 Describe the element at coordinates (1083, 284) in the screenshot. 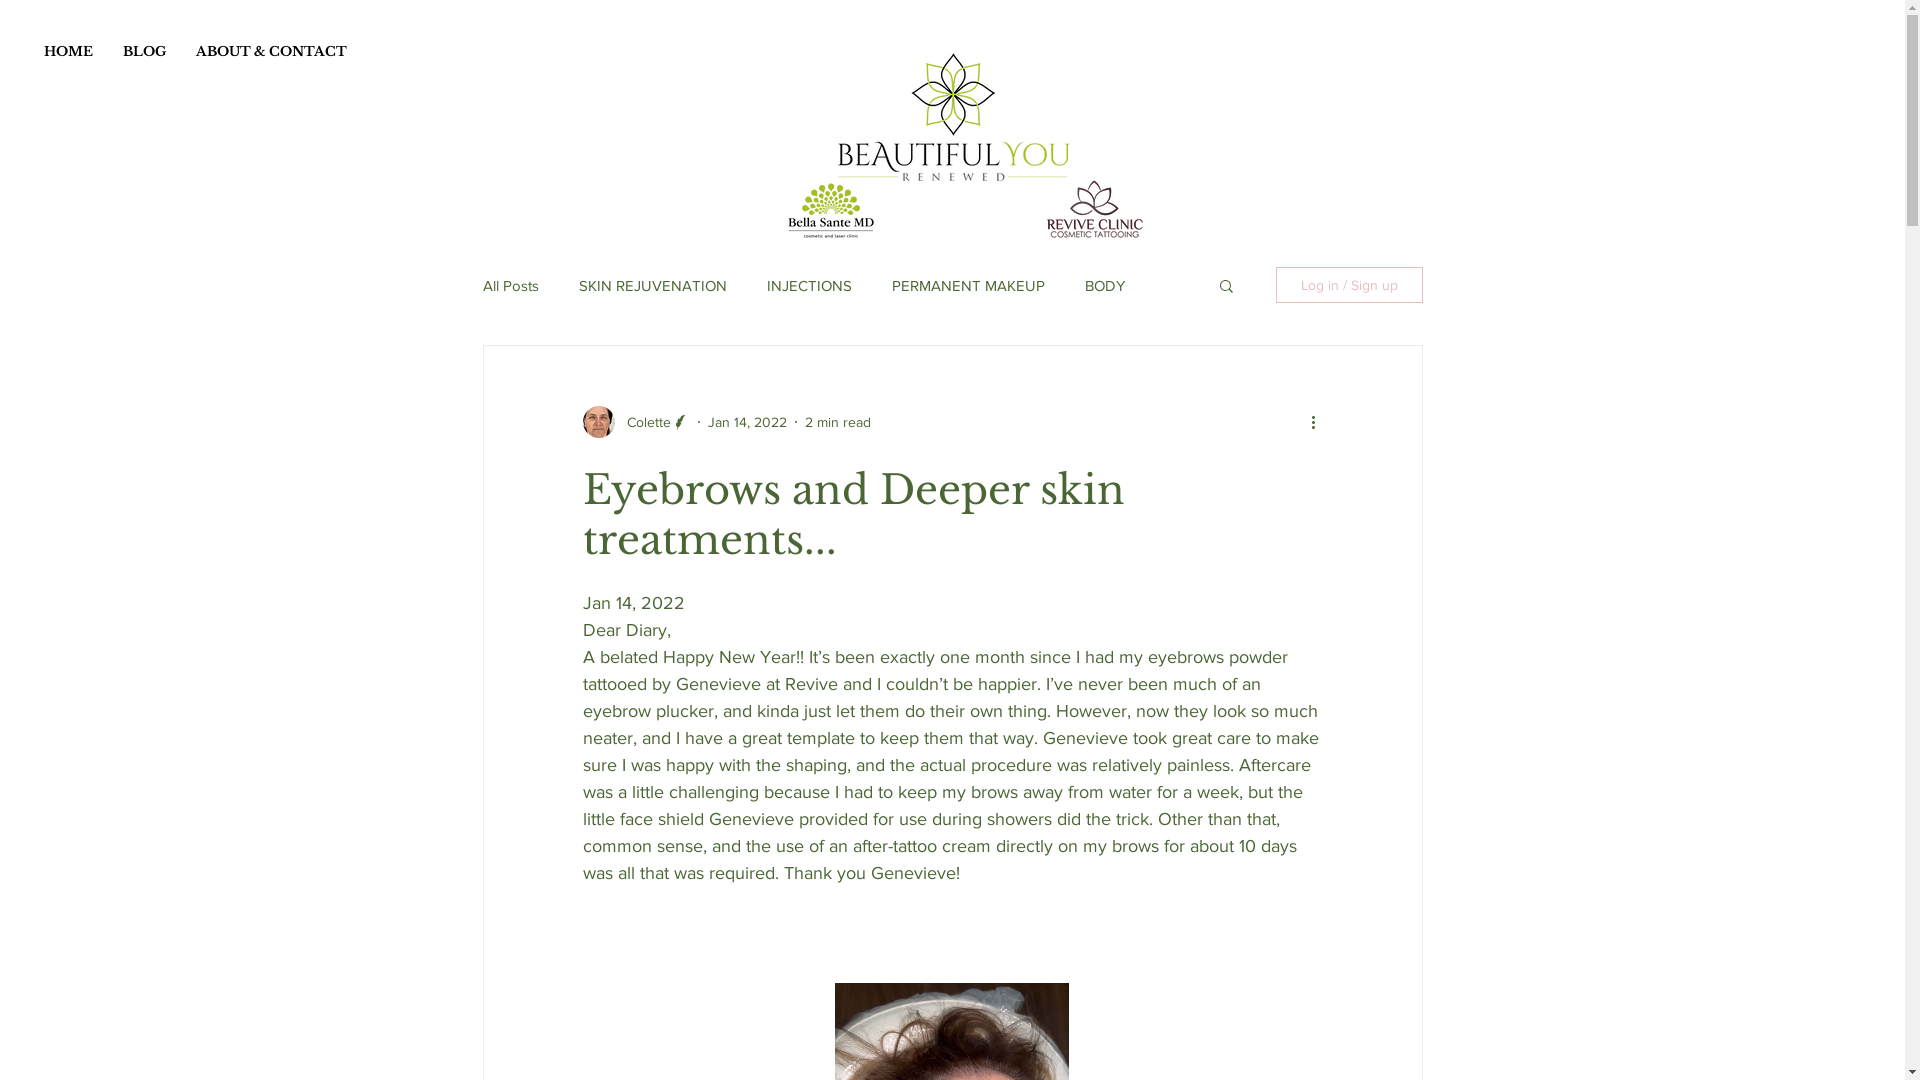

I see `'BODY'` at that location.